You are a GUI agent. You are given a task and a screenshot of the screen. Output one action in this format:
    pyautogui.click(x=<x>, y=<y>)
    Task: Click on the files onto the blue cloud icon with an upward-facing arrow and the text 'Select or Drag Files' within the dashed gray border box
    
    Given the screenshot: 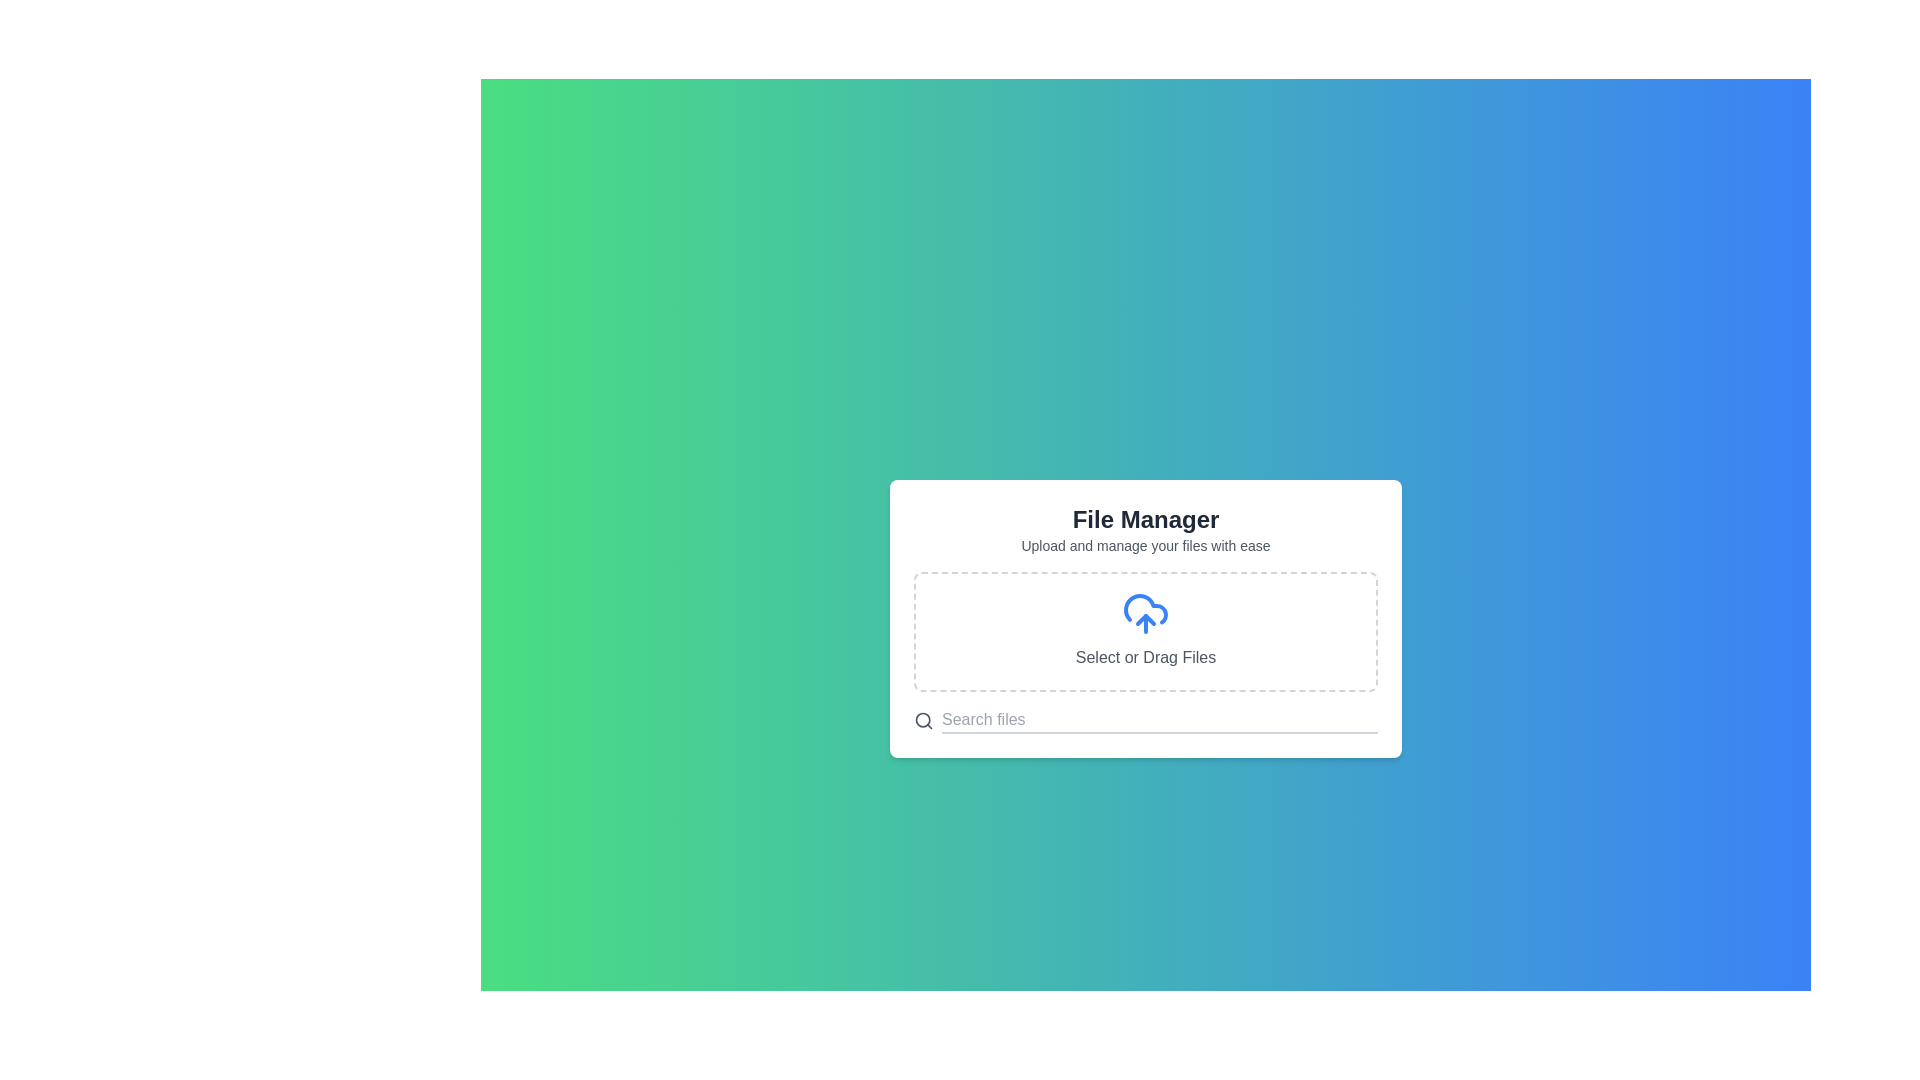 What is the action you would take?
    pyautogui.click(x=1146, y=628)
    